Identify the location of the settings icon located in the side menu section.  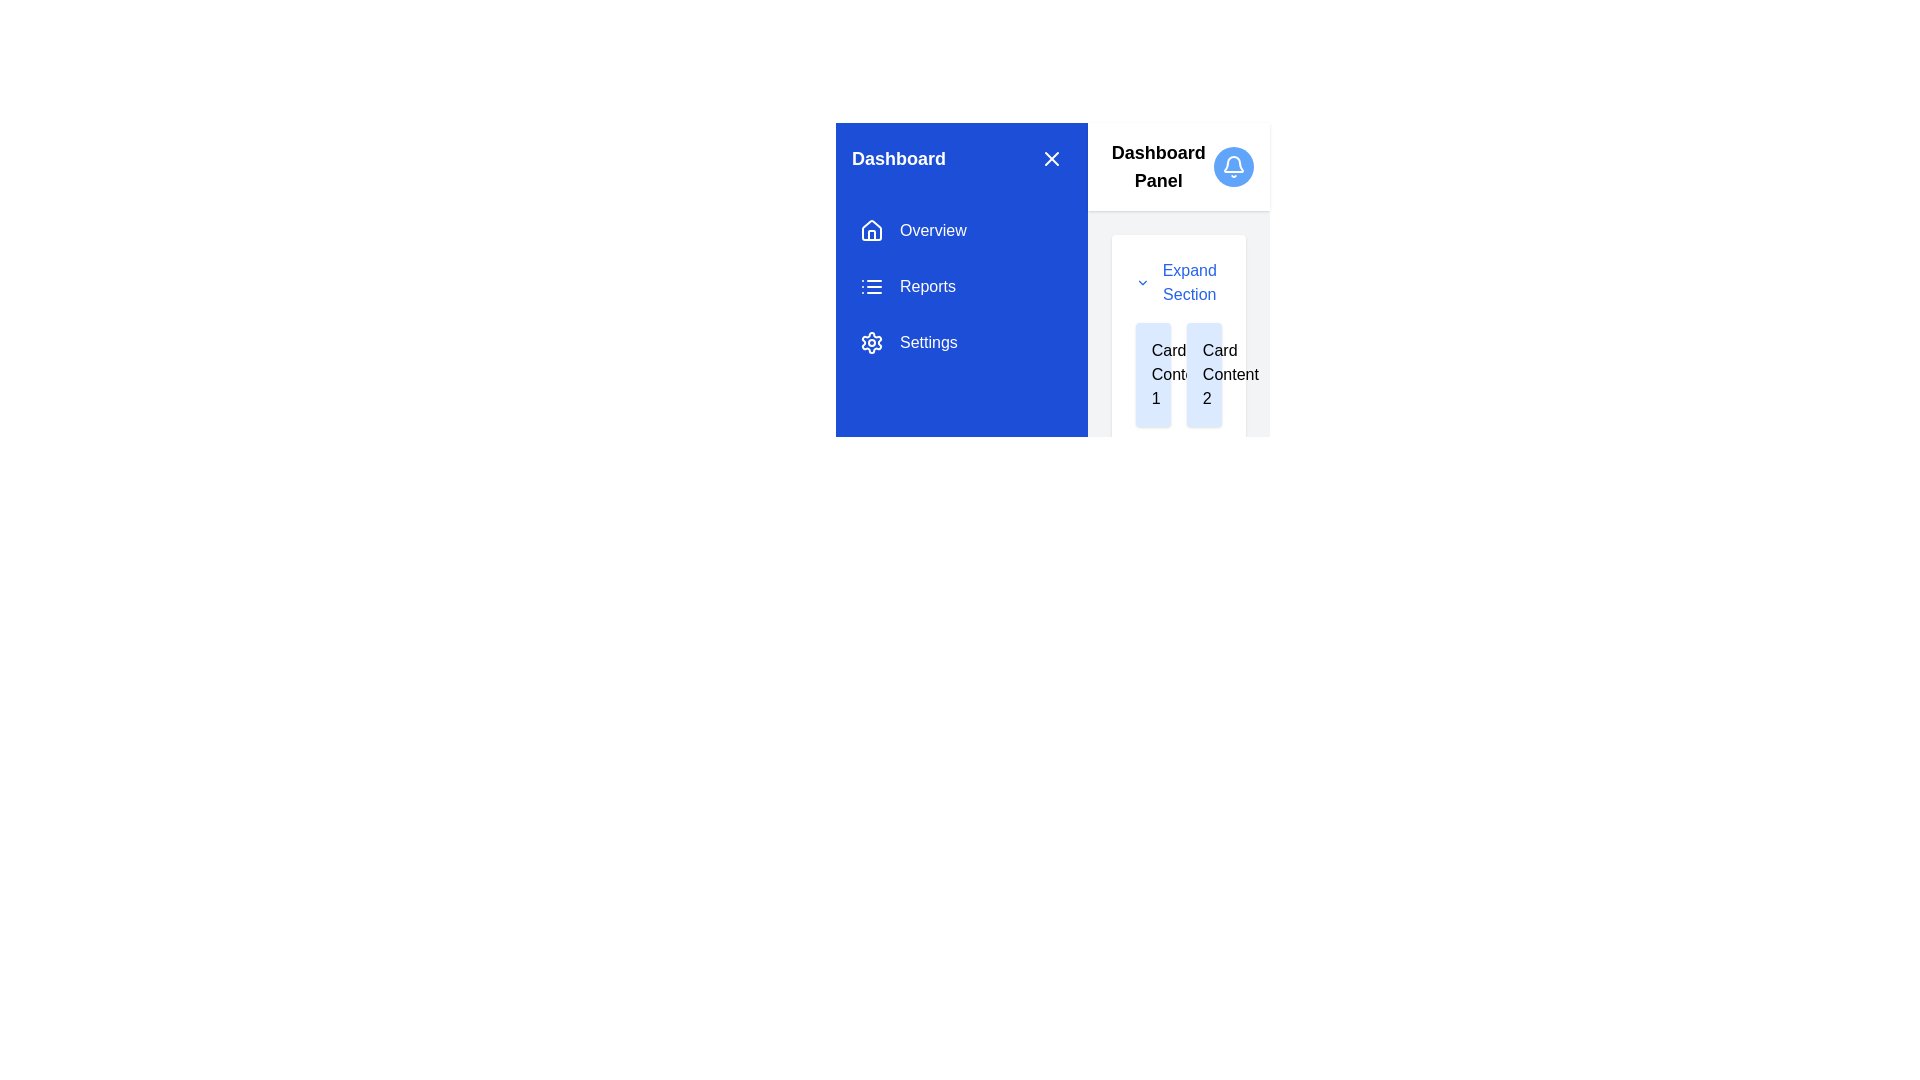
(872, 342).